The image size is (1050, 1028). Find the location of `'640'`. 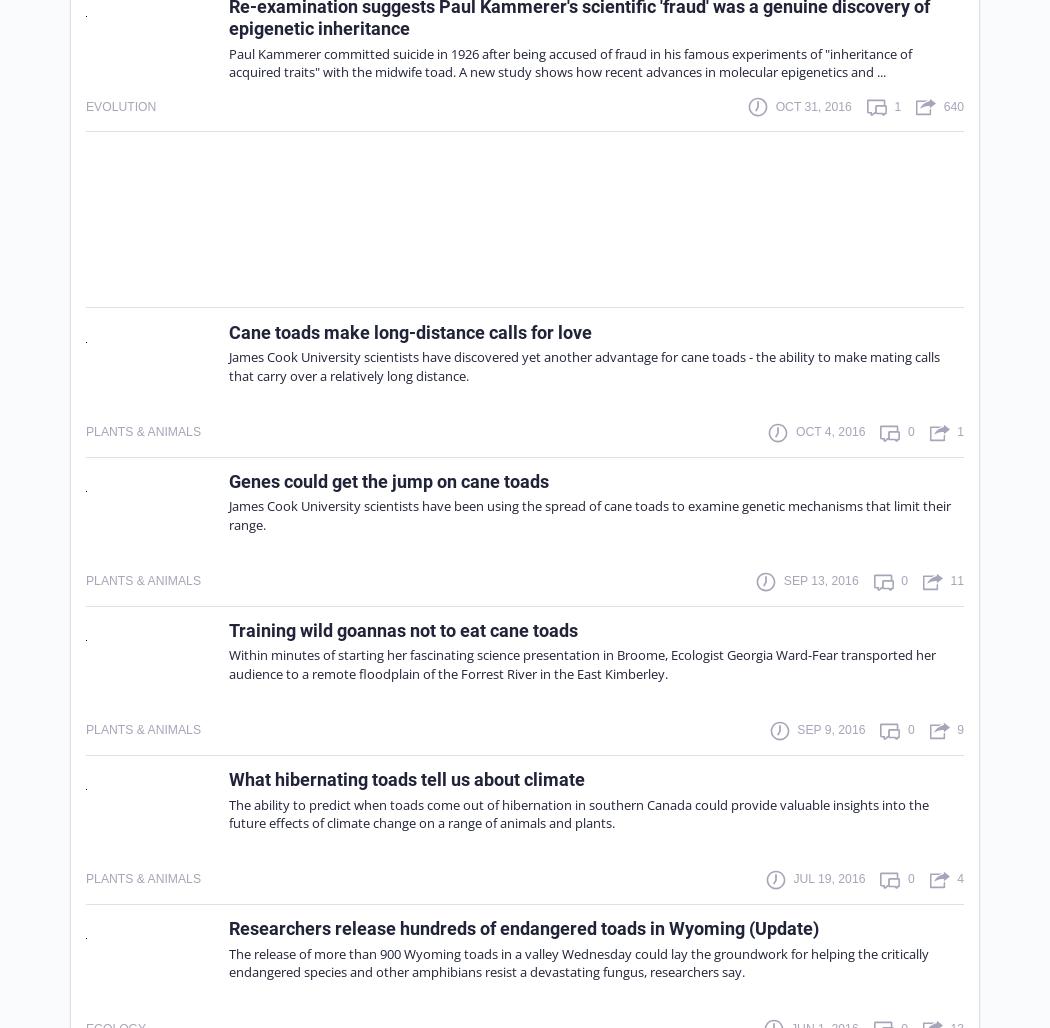

'640' is located at coordinates (942, 104).